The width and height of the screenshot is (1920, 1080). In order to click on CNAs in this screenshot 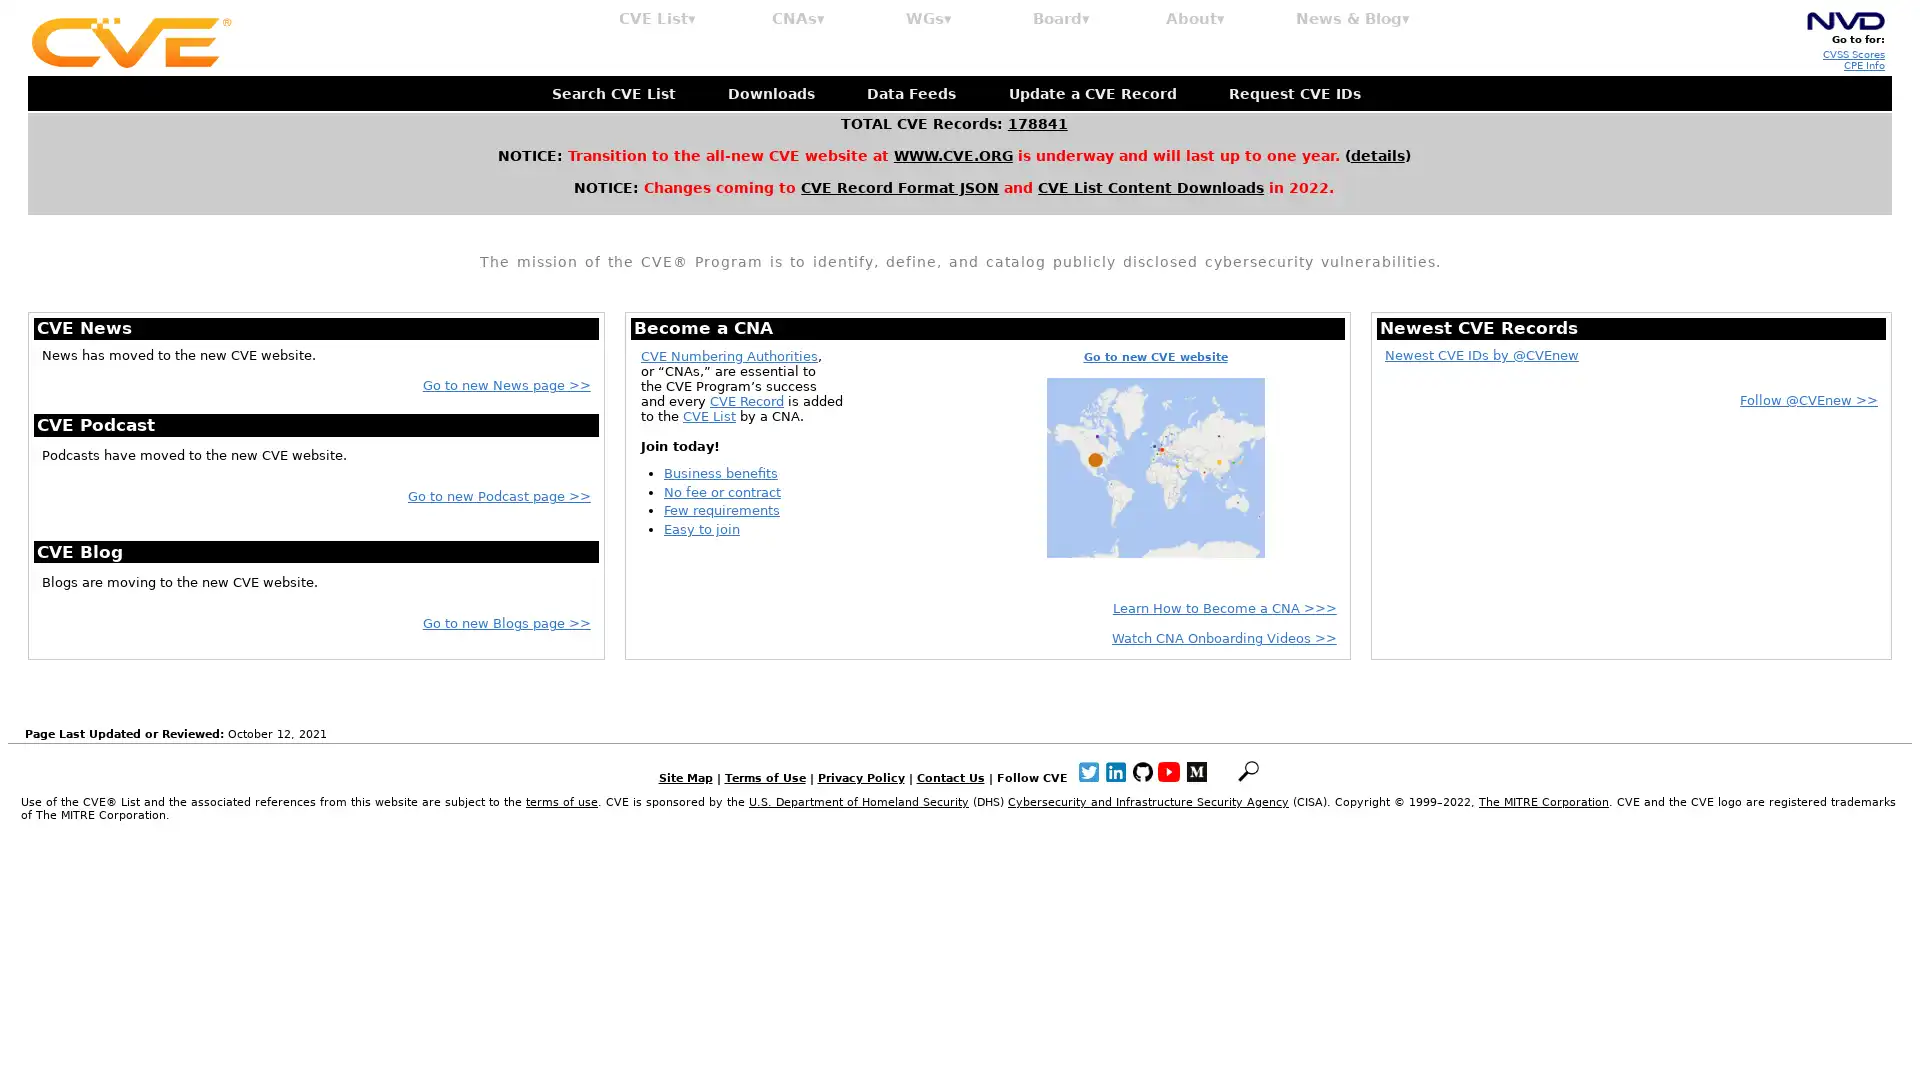, I will do `click(797, 19)`.